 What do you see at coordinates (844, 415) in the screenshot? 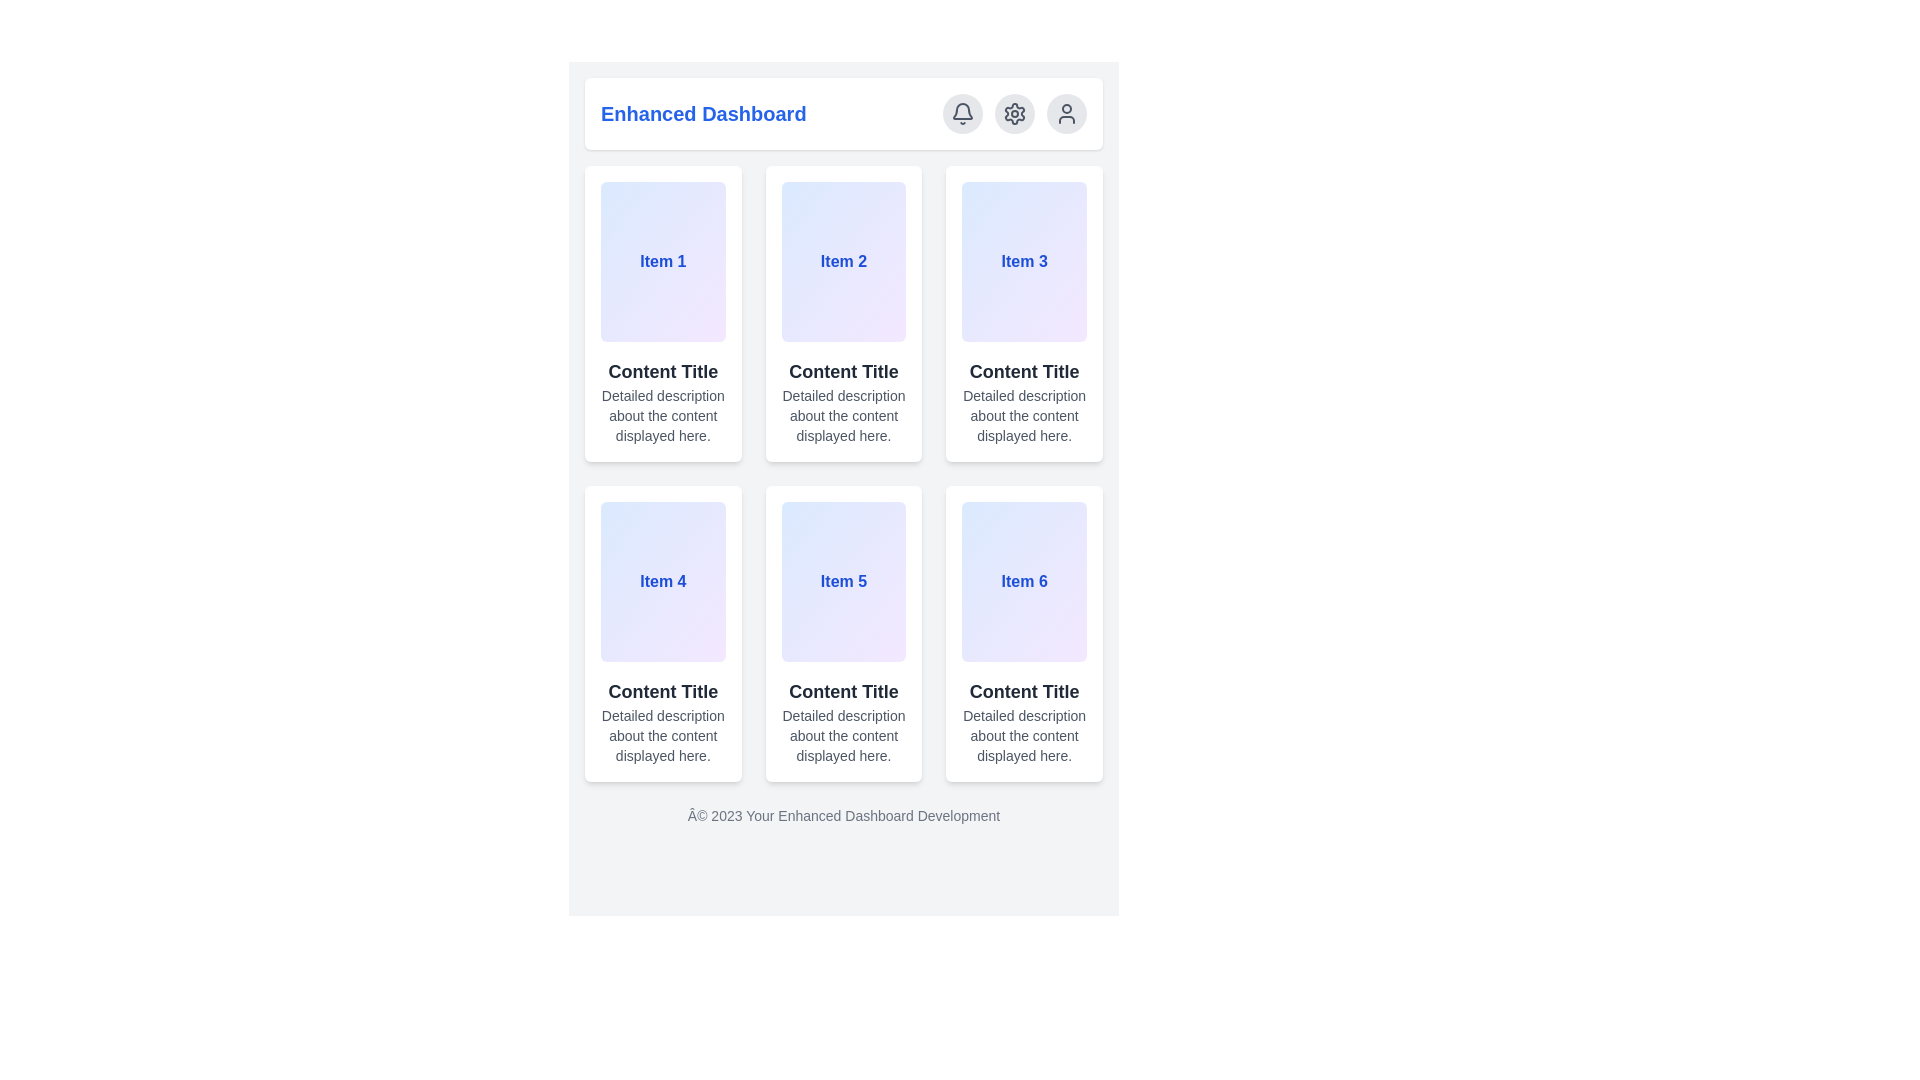
I see `the static text element displaying 'Detailed description about the content displayed here.' located in the second card of the first row under 'Content Title'` at bounding box center [844, 415].